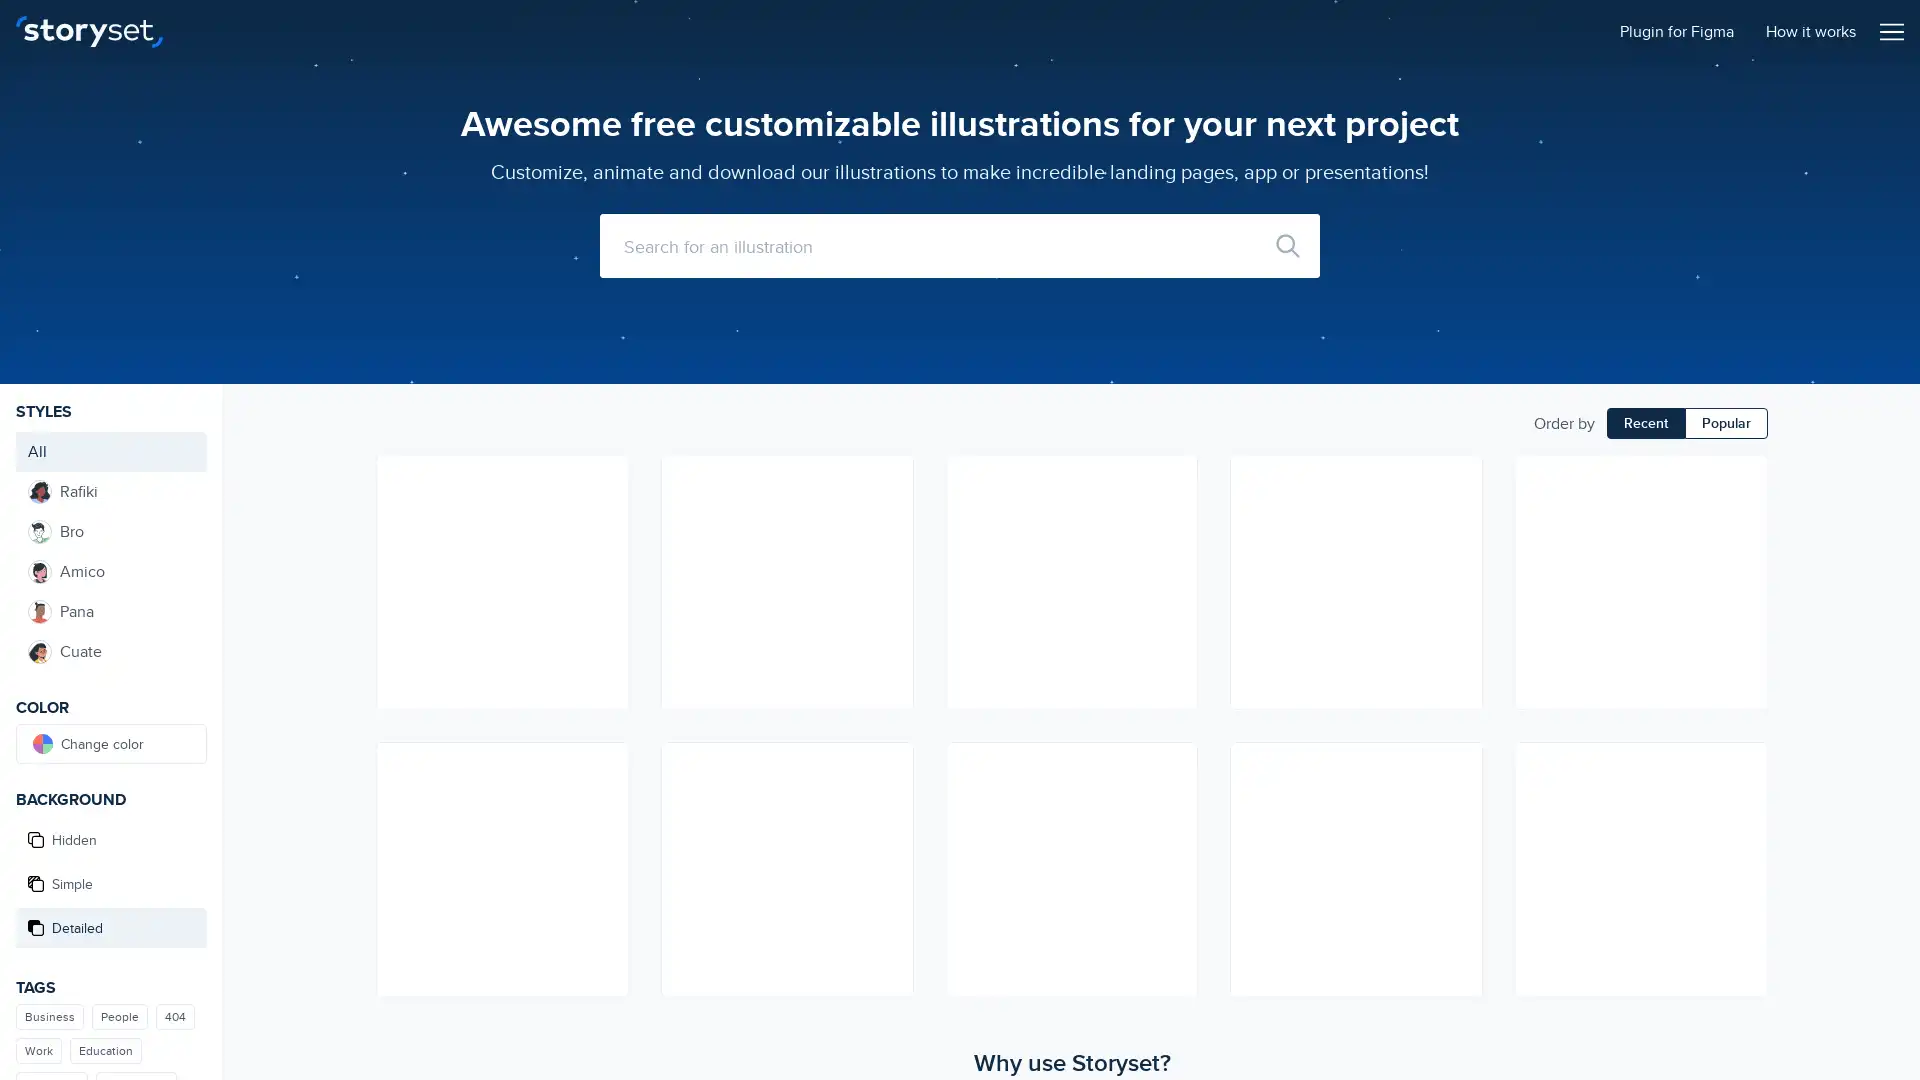  What do you see at coordinates (602, 479) in the screenshot?
I see `wand icon Animate` at bounding box center [602, 479].